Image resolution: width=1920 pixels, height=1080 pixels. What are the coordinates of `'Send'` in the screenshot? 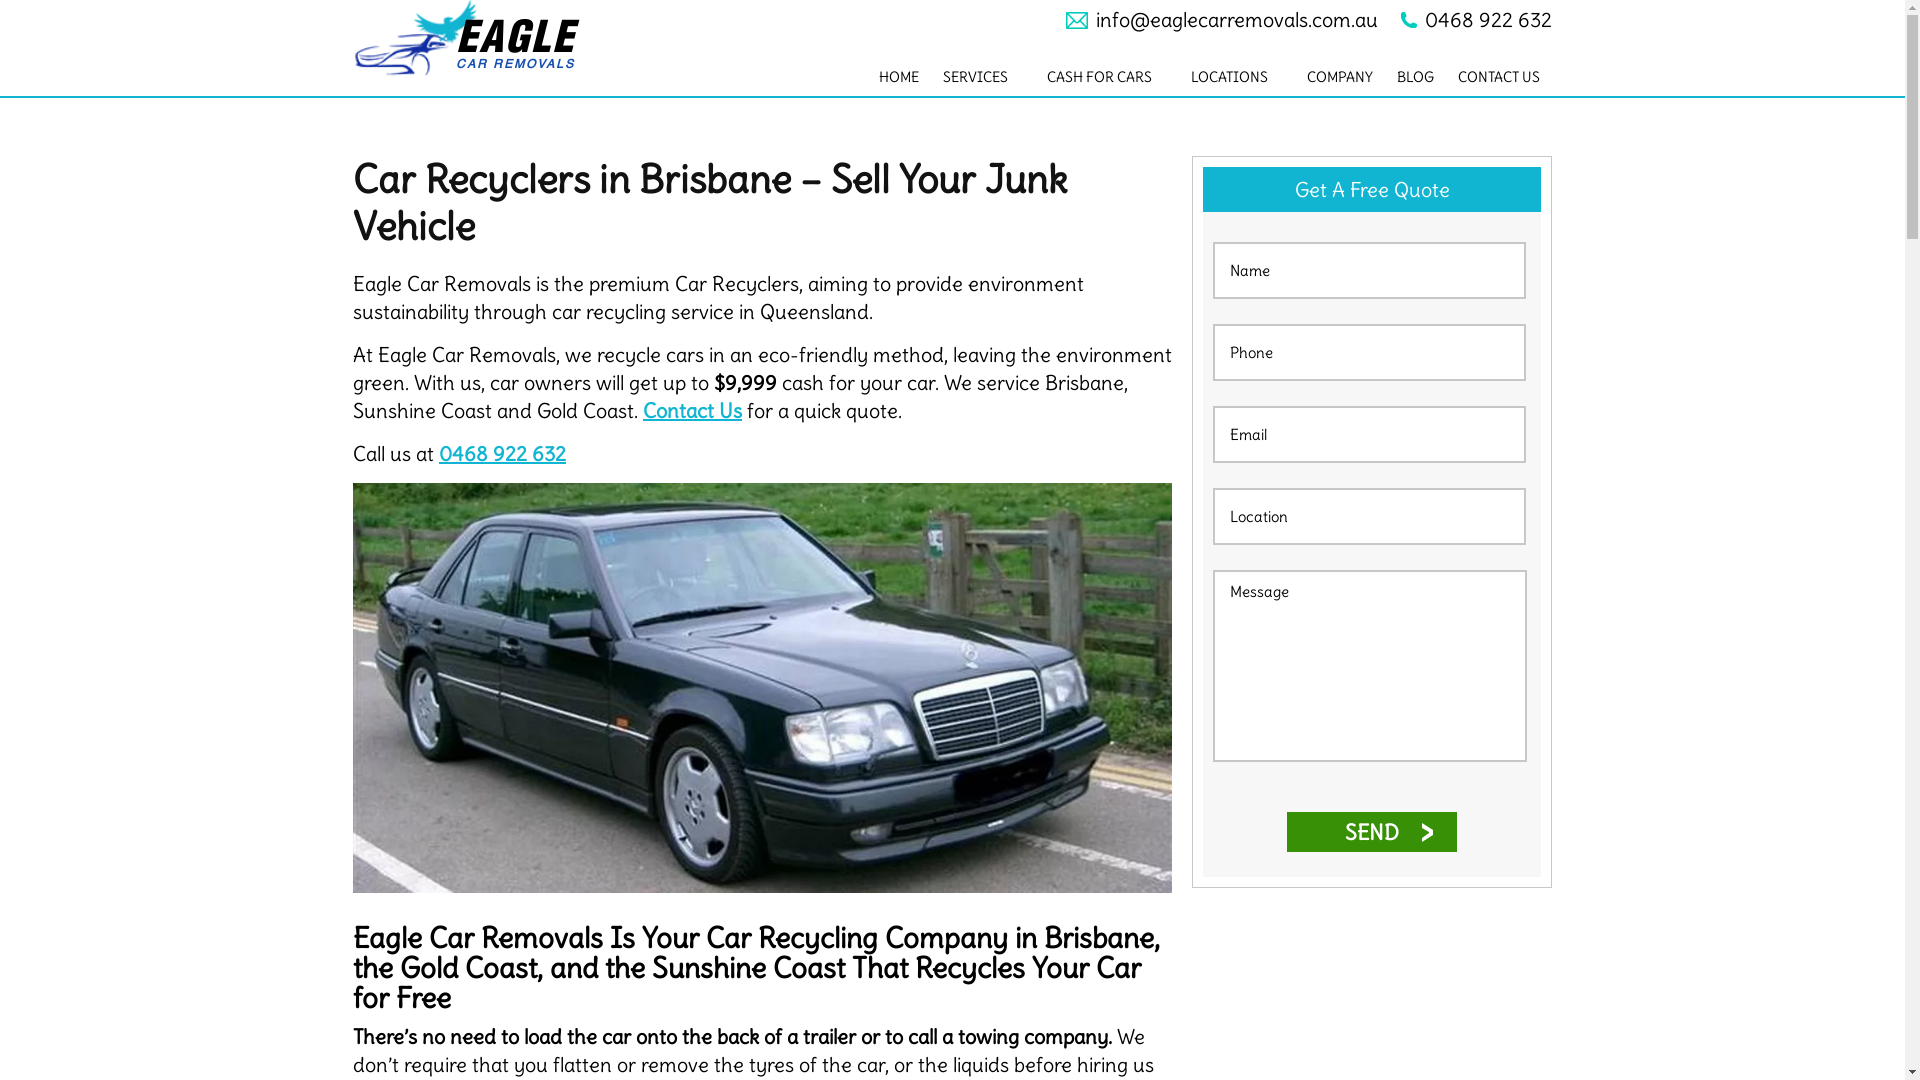 It's located at (1371, 832).